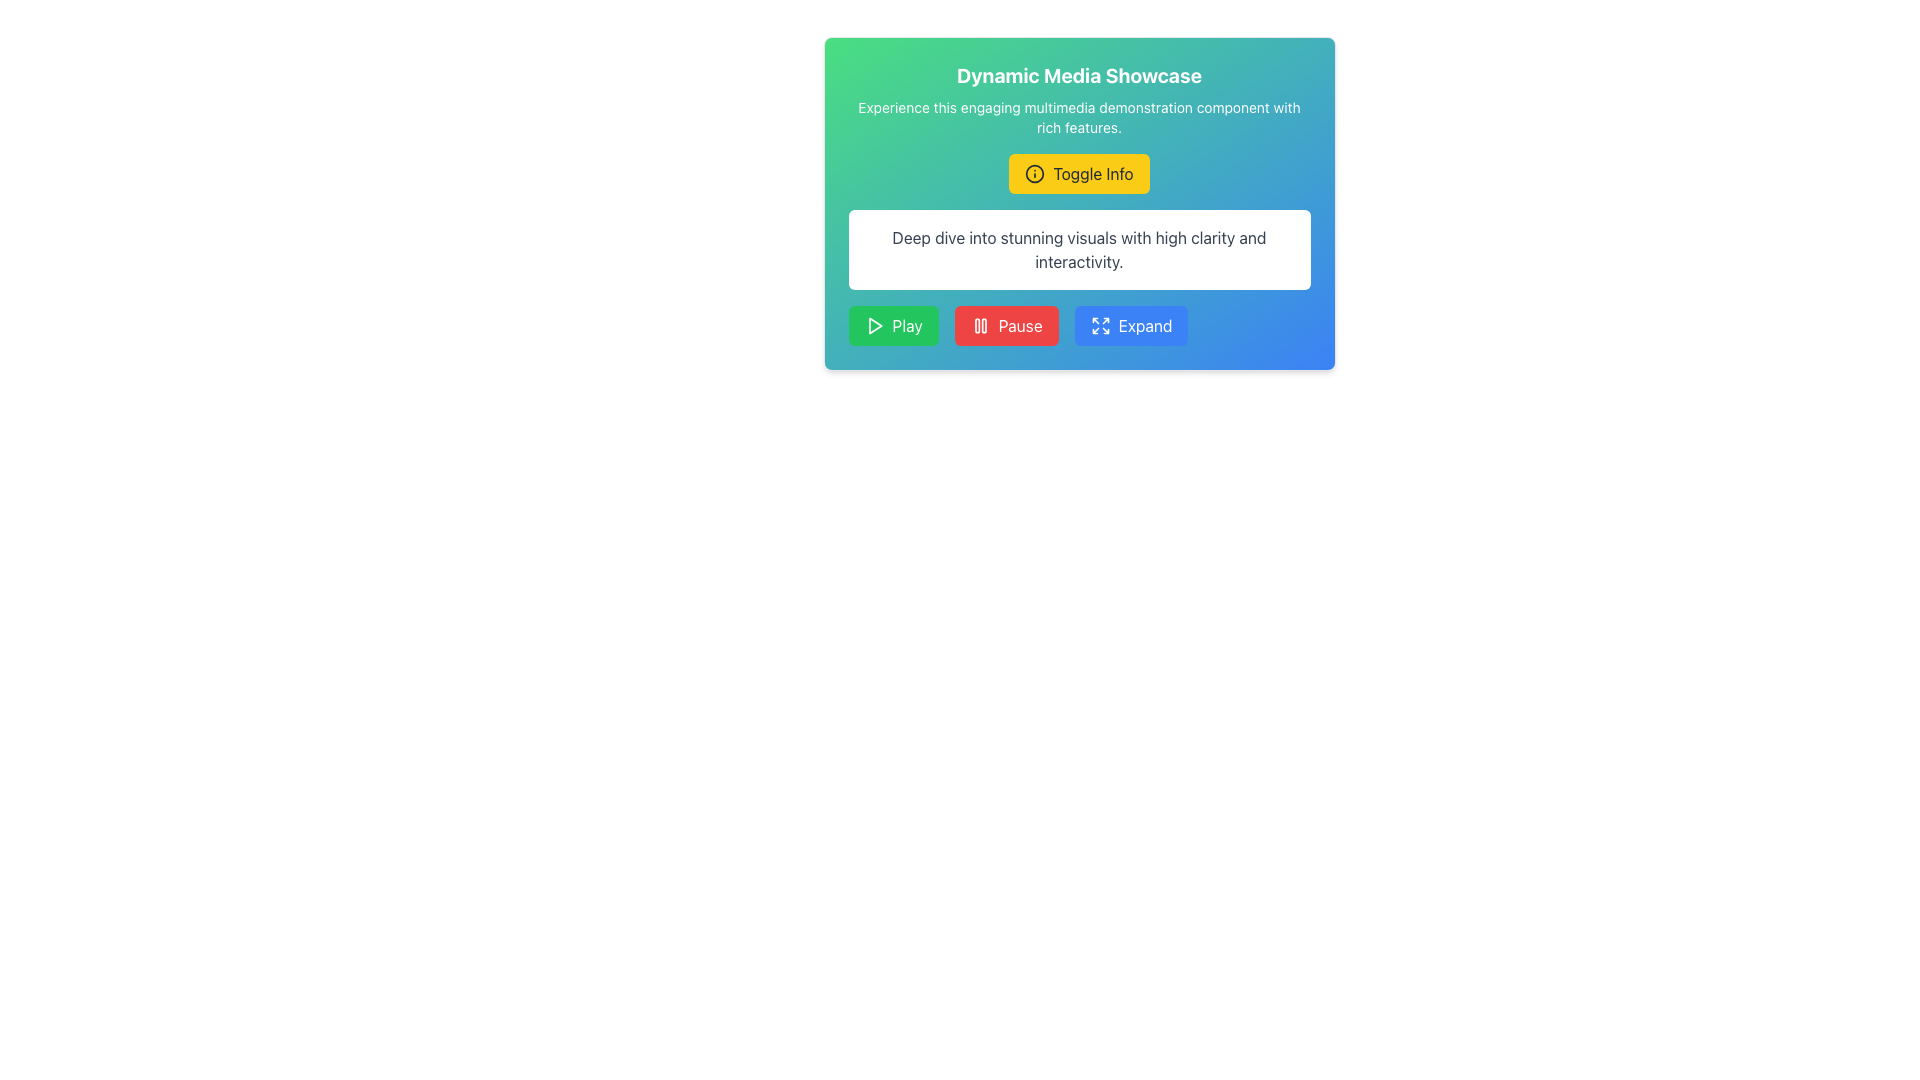 The height and width of the screenshot is (1080, 1920). Describe the element at coordinates (1078, 172) in the screenshot. I see `the prominent yellow 'Toggle Info' button, which features a circular 'i' icon and is located below the 'Dynamic Media Showcase' header` at that location.